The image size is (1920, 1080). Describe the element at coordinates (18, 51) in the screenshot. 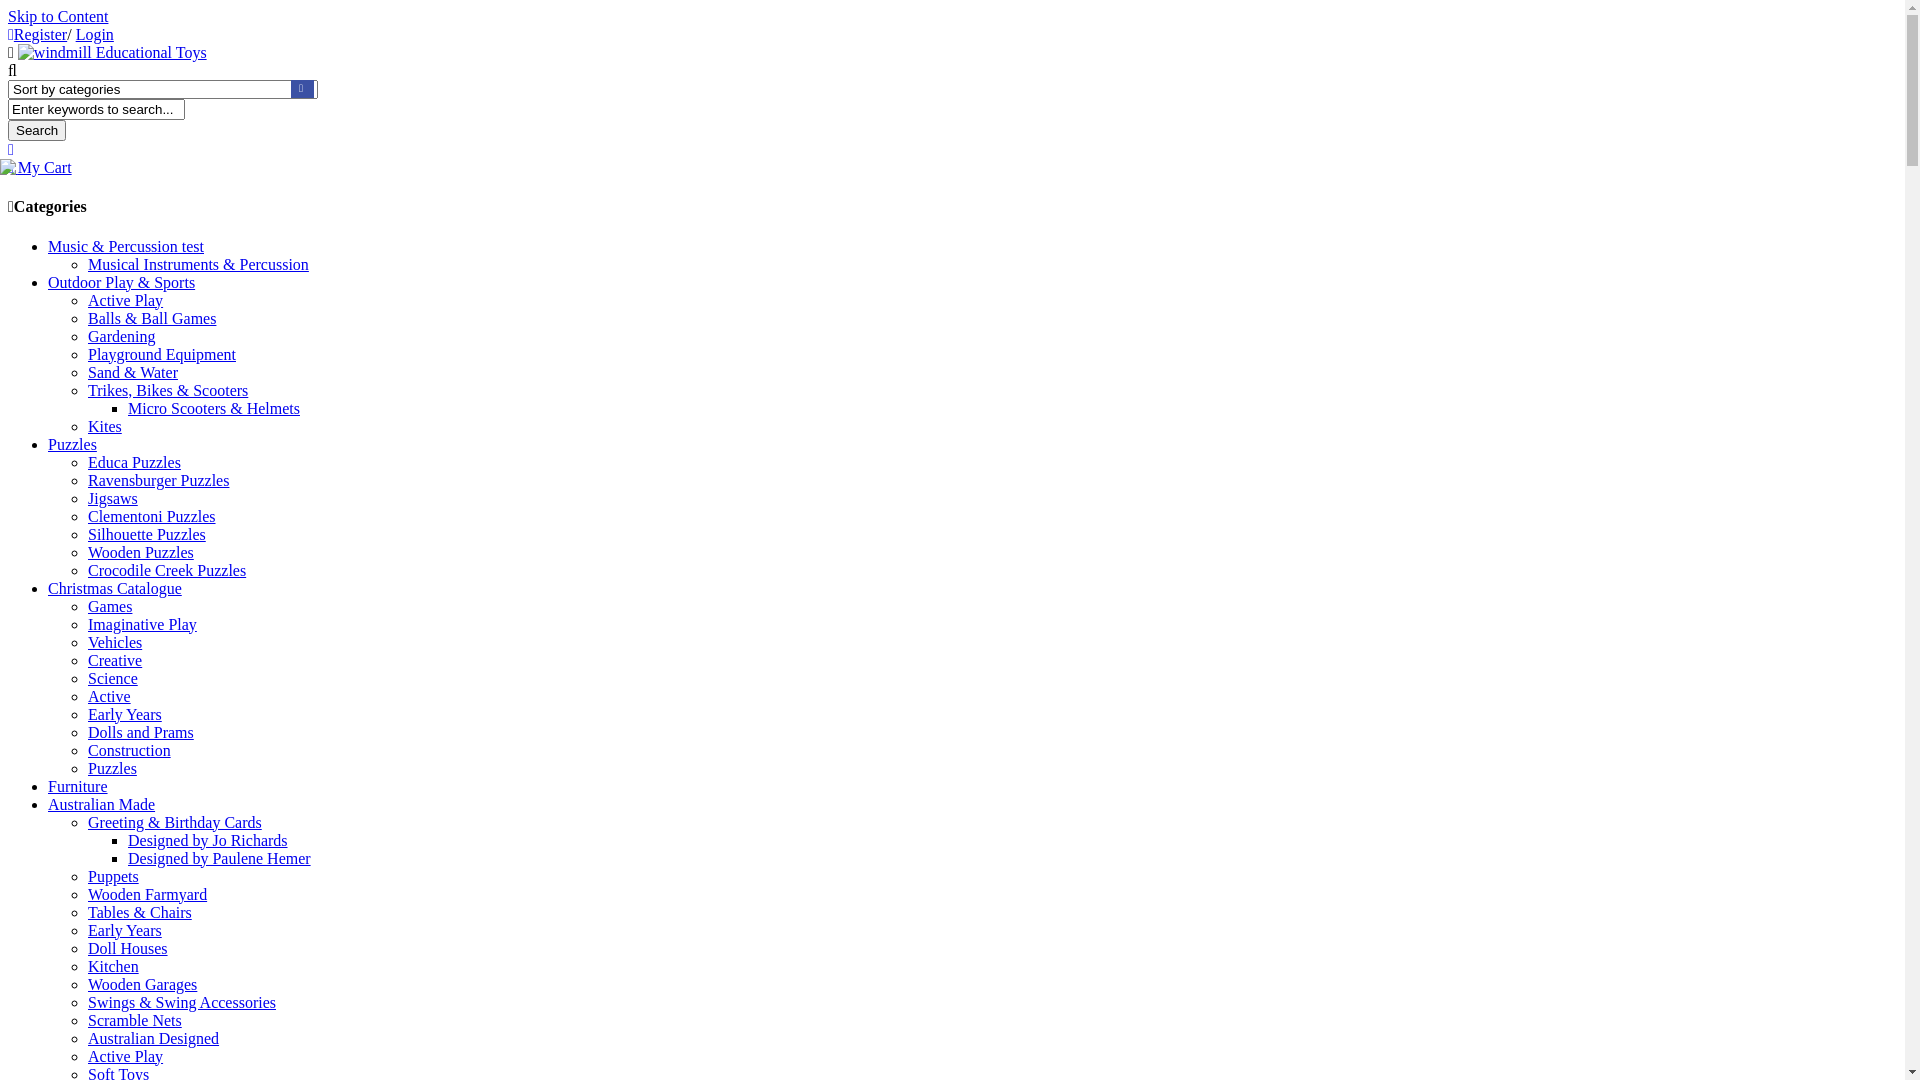

I see `'windmill Educational Toys'` at that location.